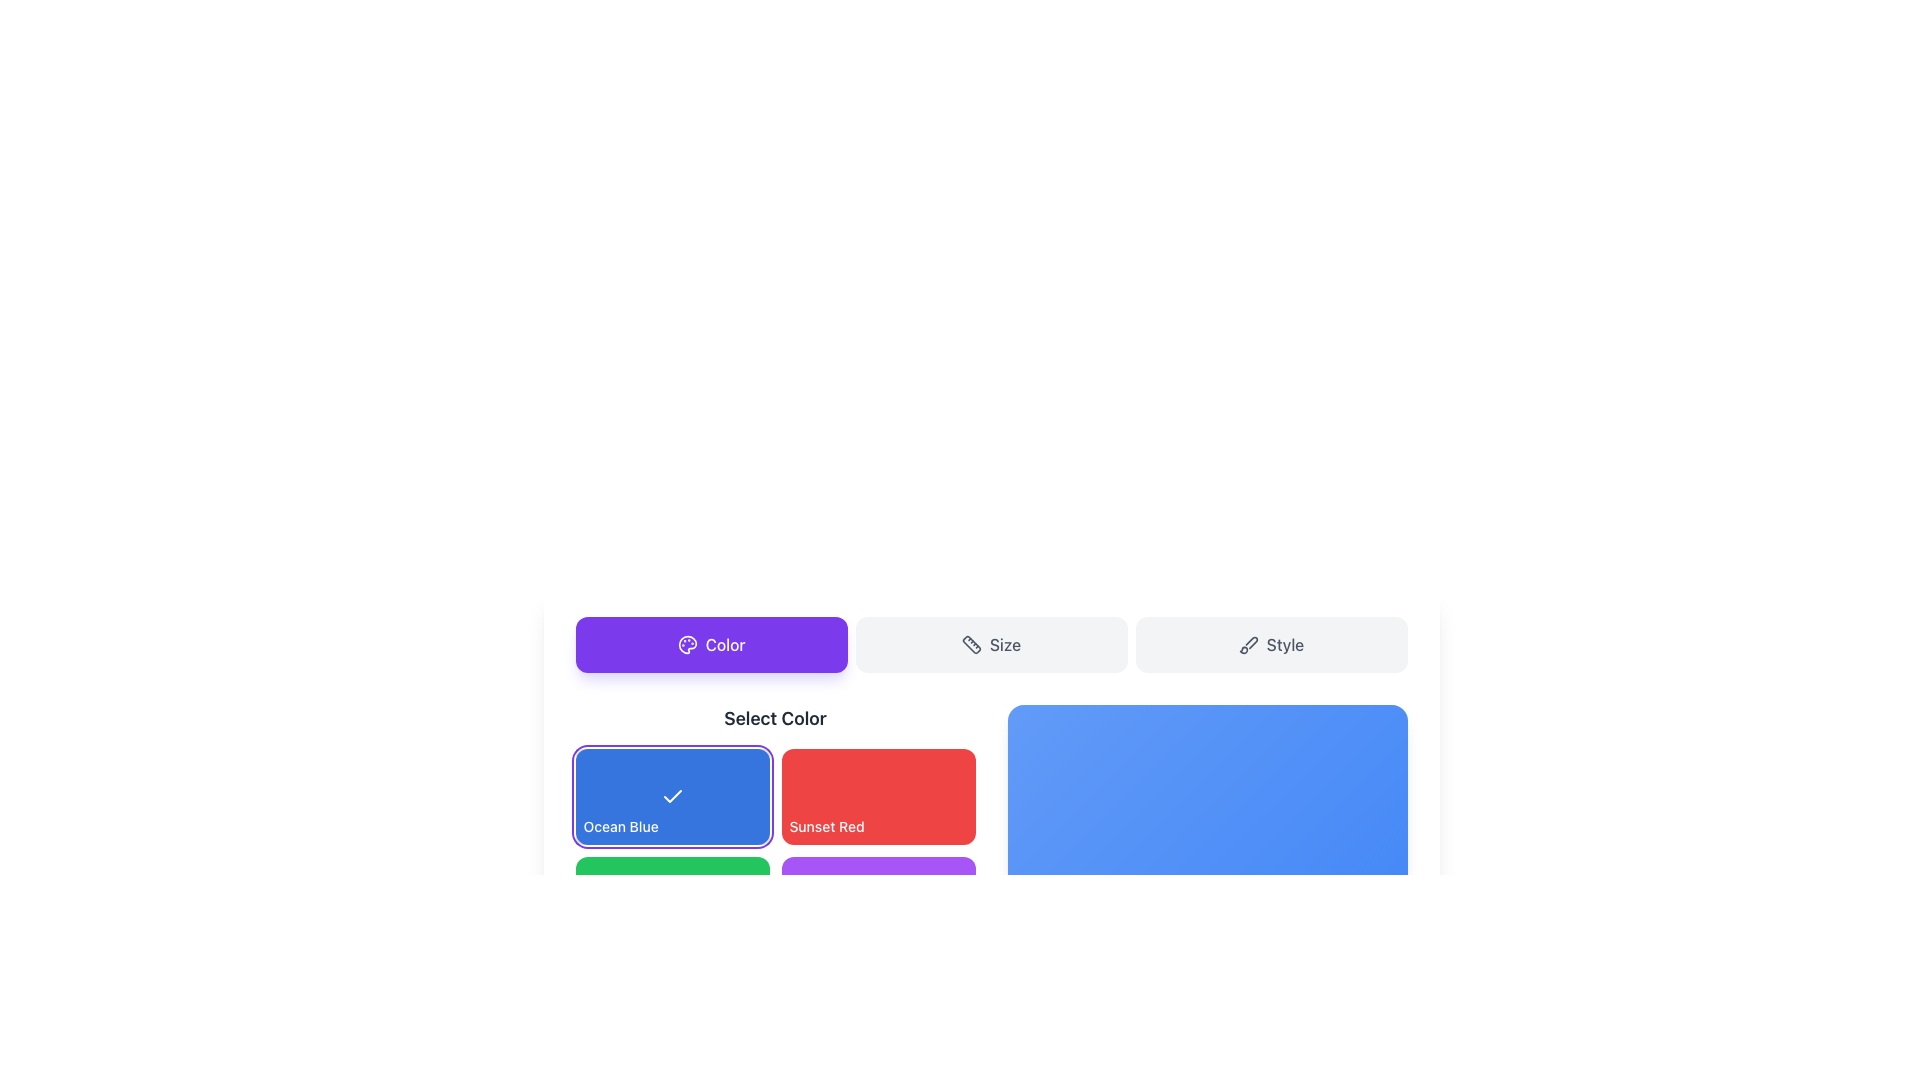 Image resolution: width=1920 pixels, height=1080 pixels. What do you see at coordinates (991, 644) in the screenshot?
I see `the middle button in the navigation bar that filters or selects items based on size` at bounding box center [991, 644].